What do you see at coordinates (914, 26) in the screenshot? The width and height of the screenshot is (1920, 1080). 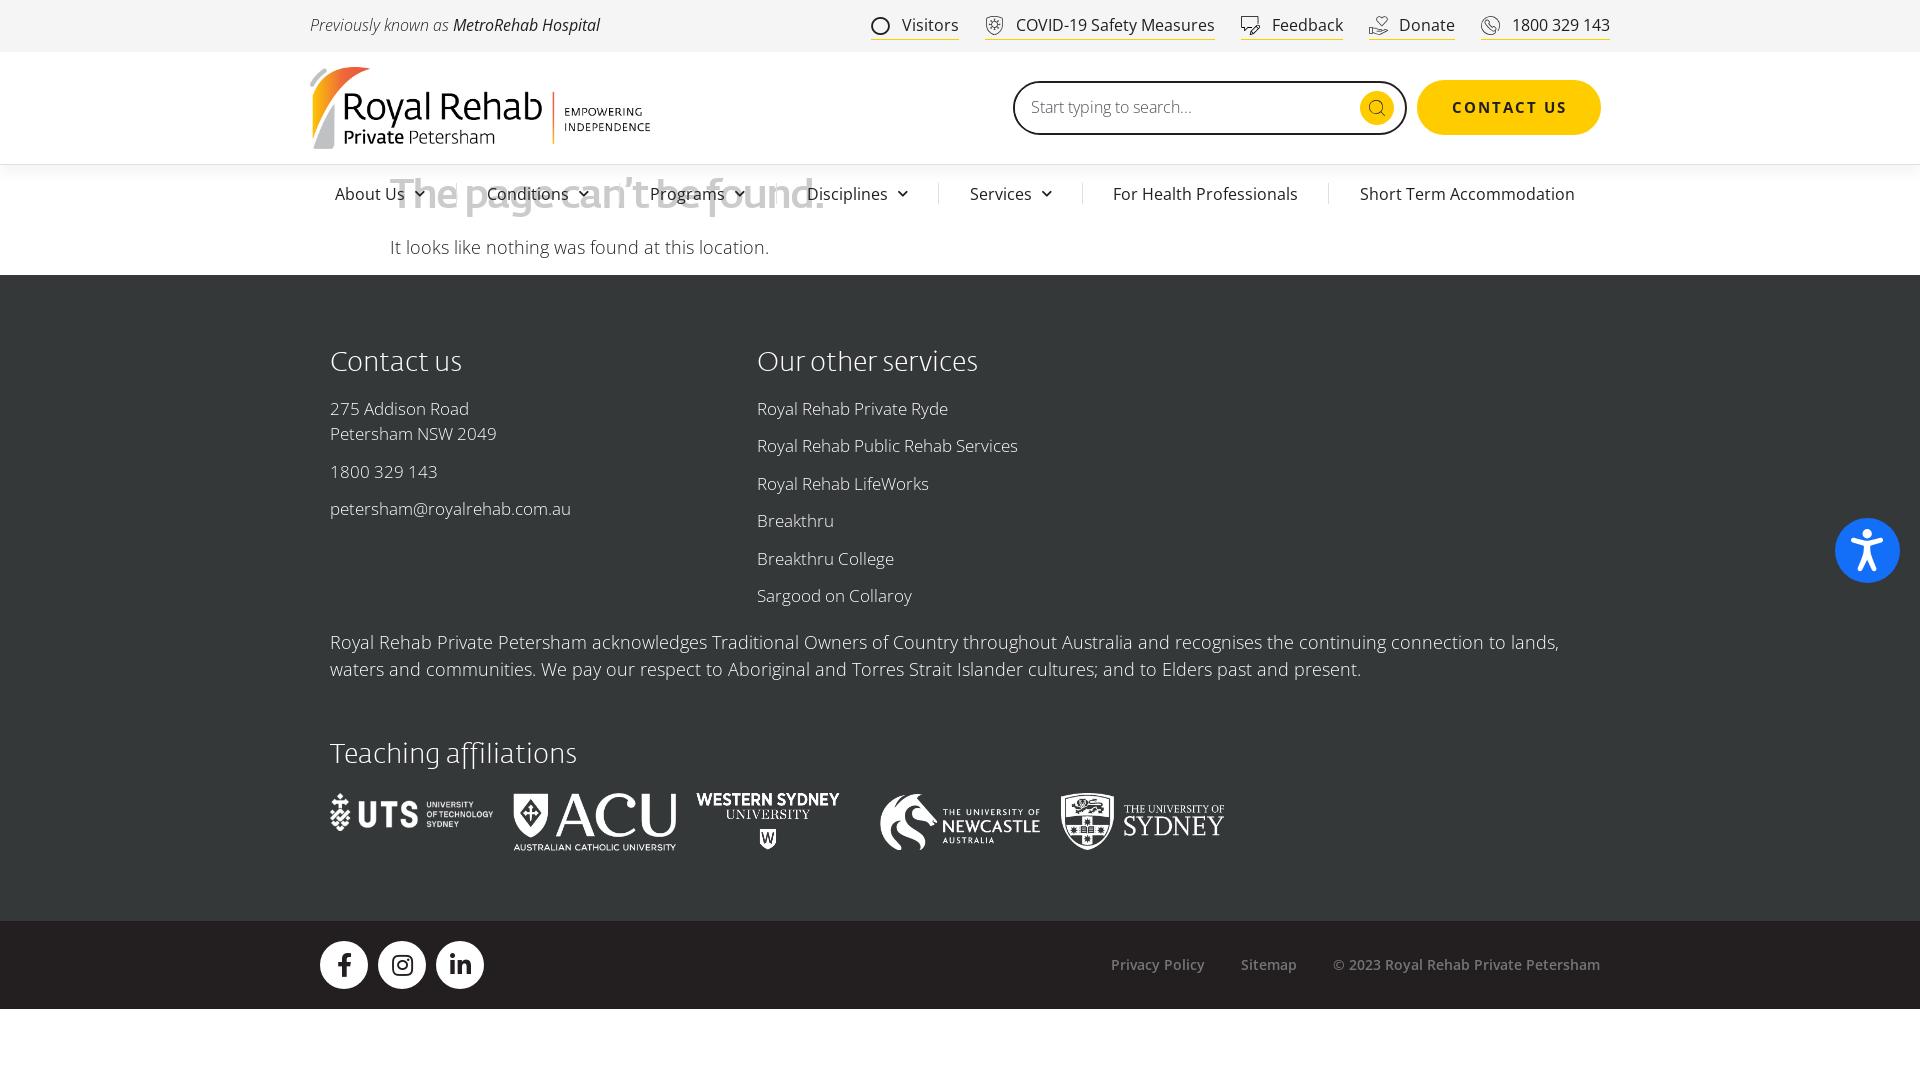 I see `'Visitors'` at bounding box center [914, 26].